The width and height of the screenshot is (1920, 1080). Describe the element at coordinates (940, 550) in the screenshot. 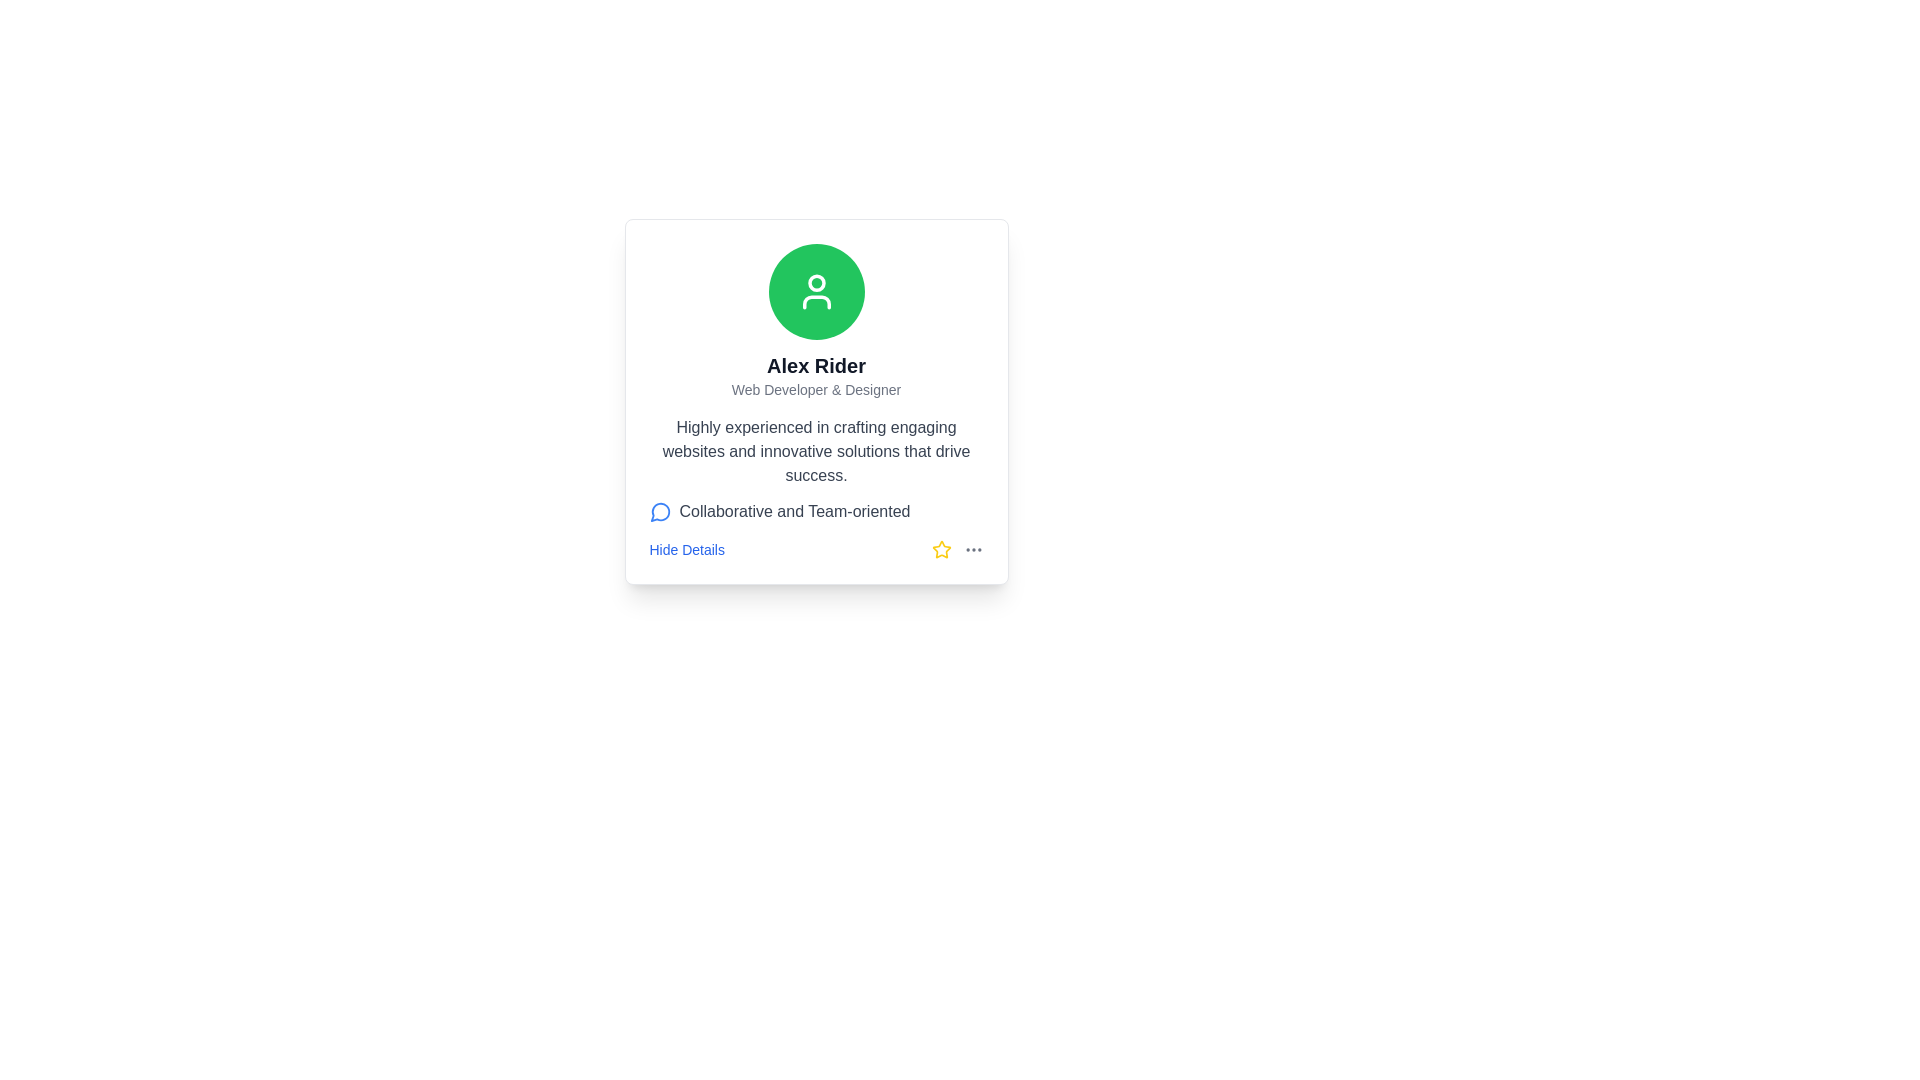

I see `the star icon button located at the bottom right of the profile card for user 'Alex Rider' to mark it as a favorite` at that location.